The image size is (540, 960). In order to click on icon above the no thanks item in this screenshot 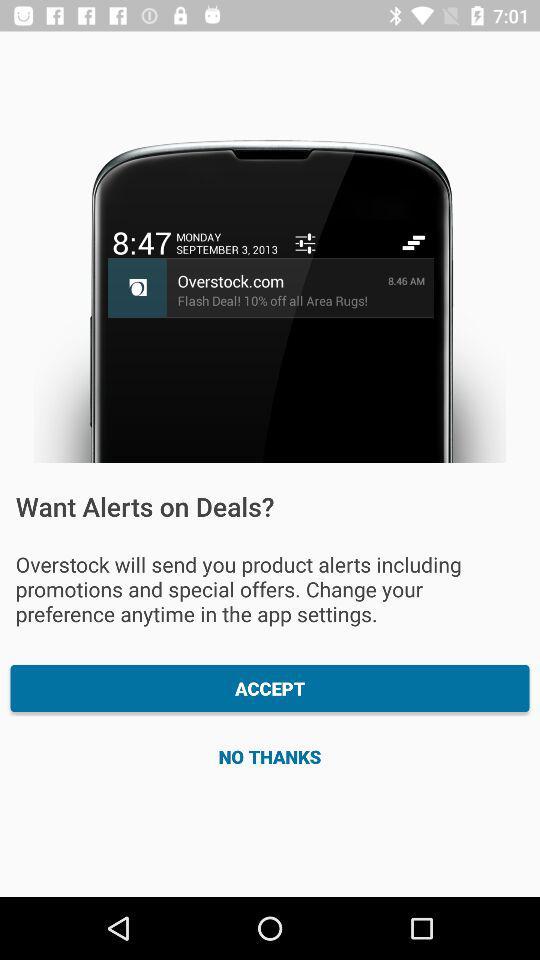, I will do `click(270, 688)`.